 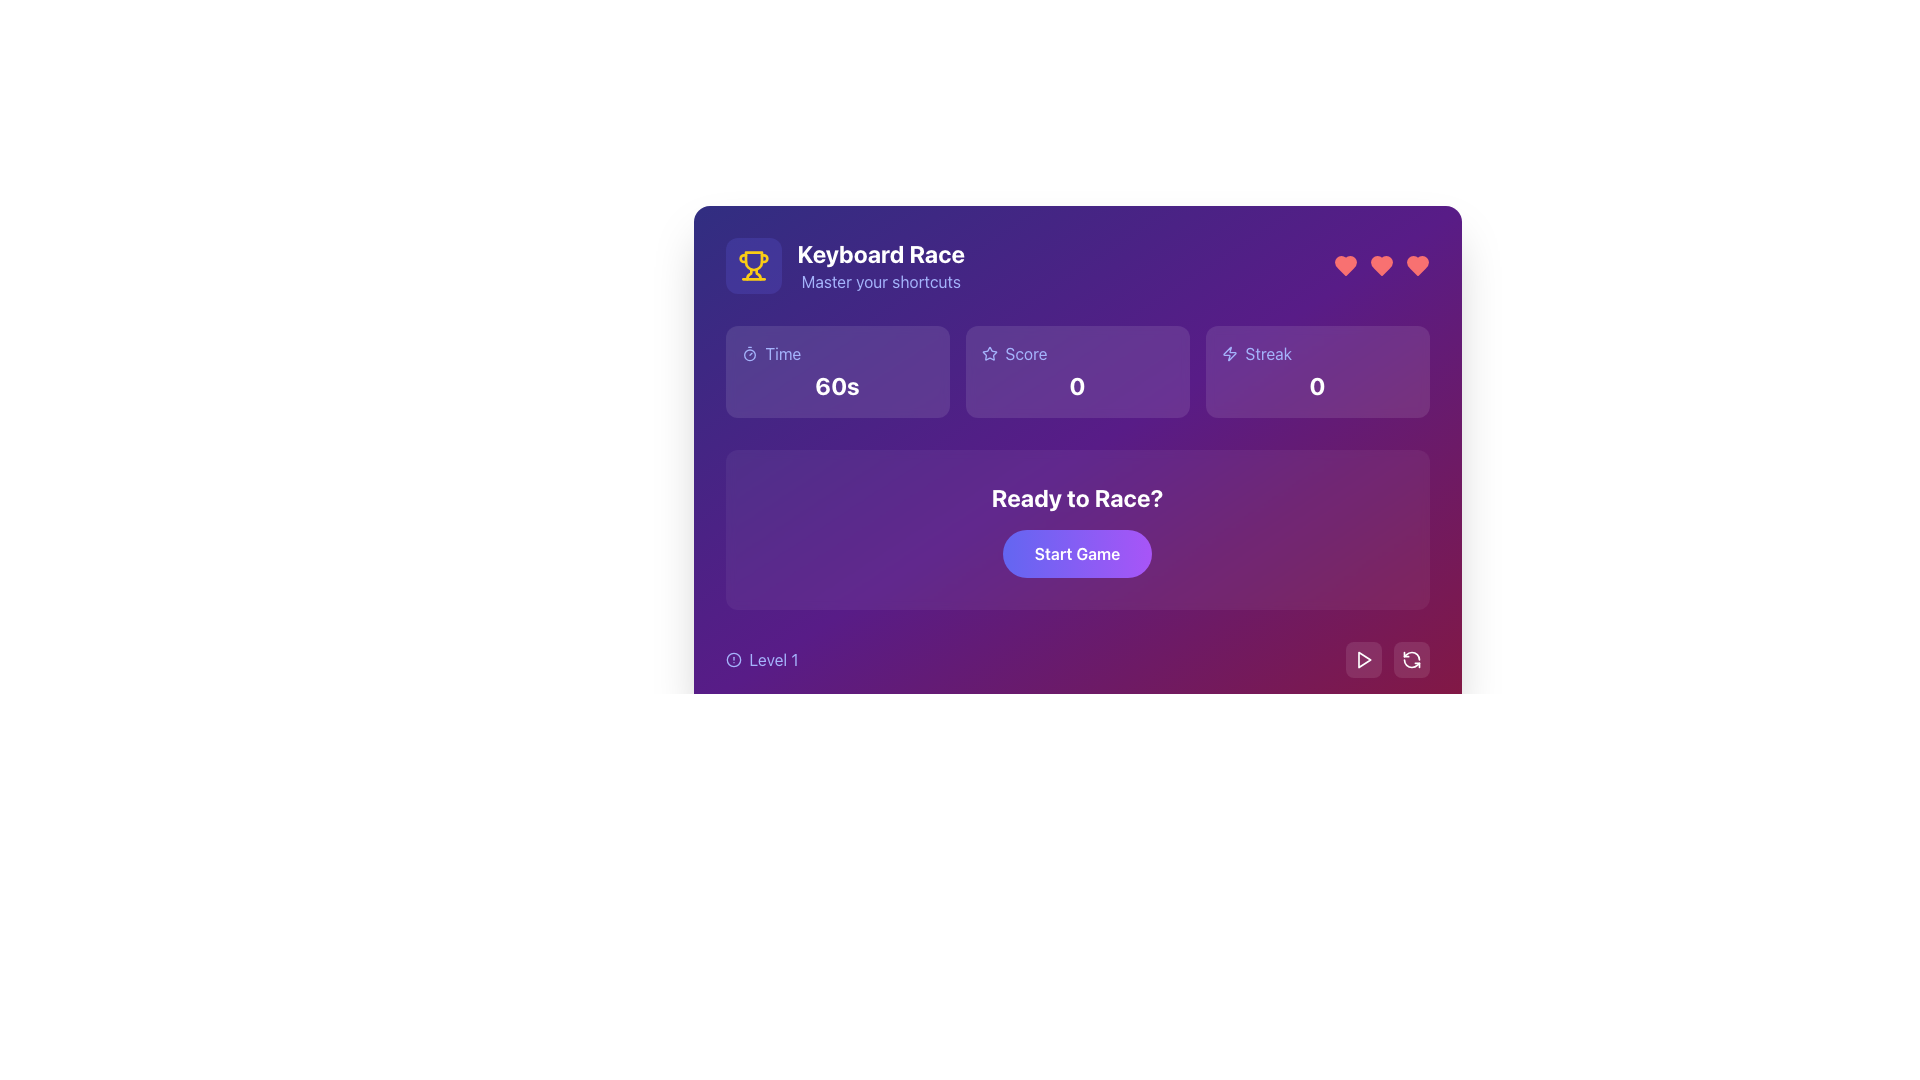 I want to click on the circular arrow icon button located at the bottom-right corner of the interface, so click(x=1410, y=659).